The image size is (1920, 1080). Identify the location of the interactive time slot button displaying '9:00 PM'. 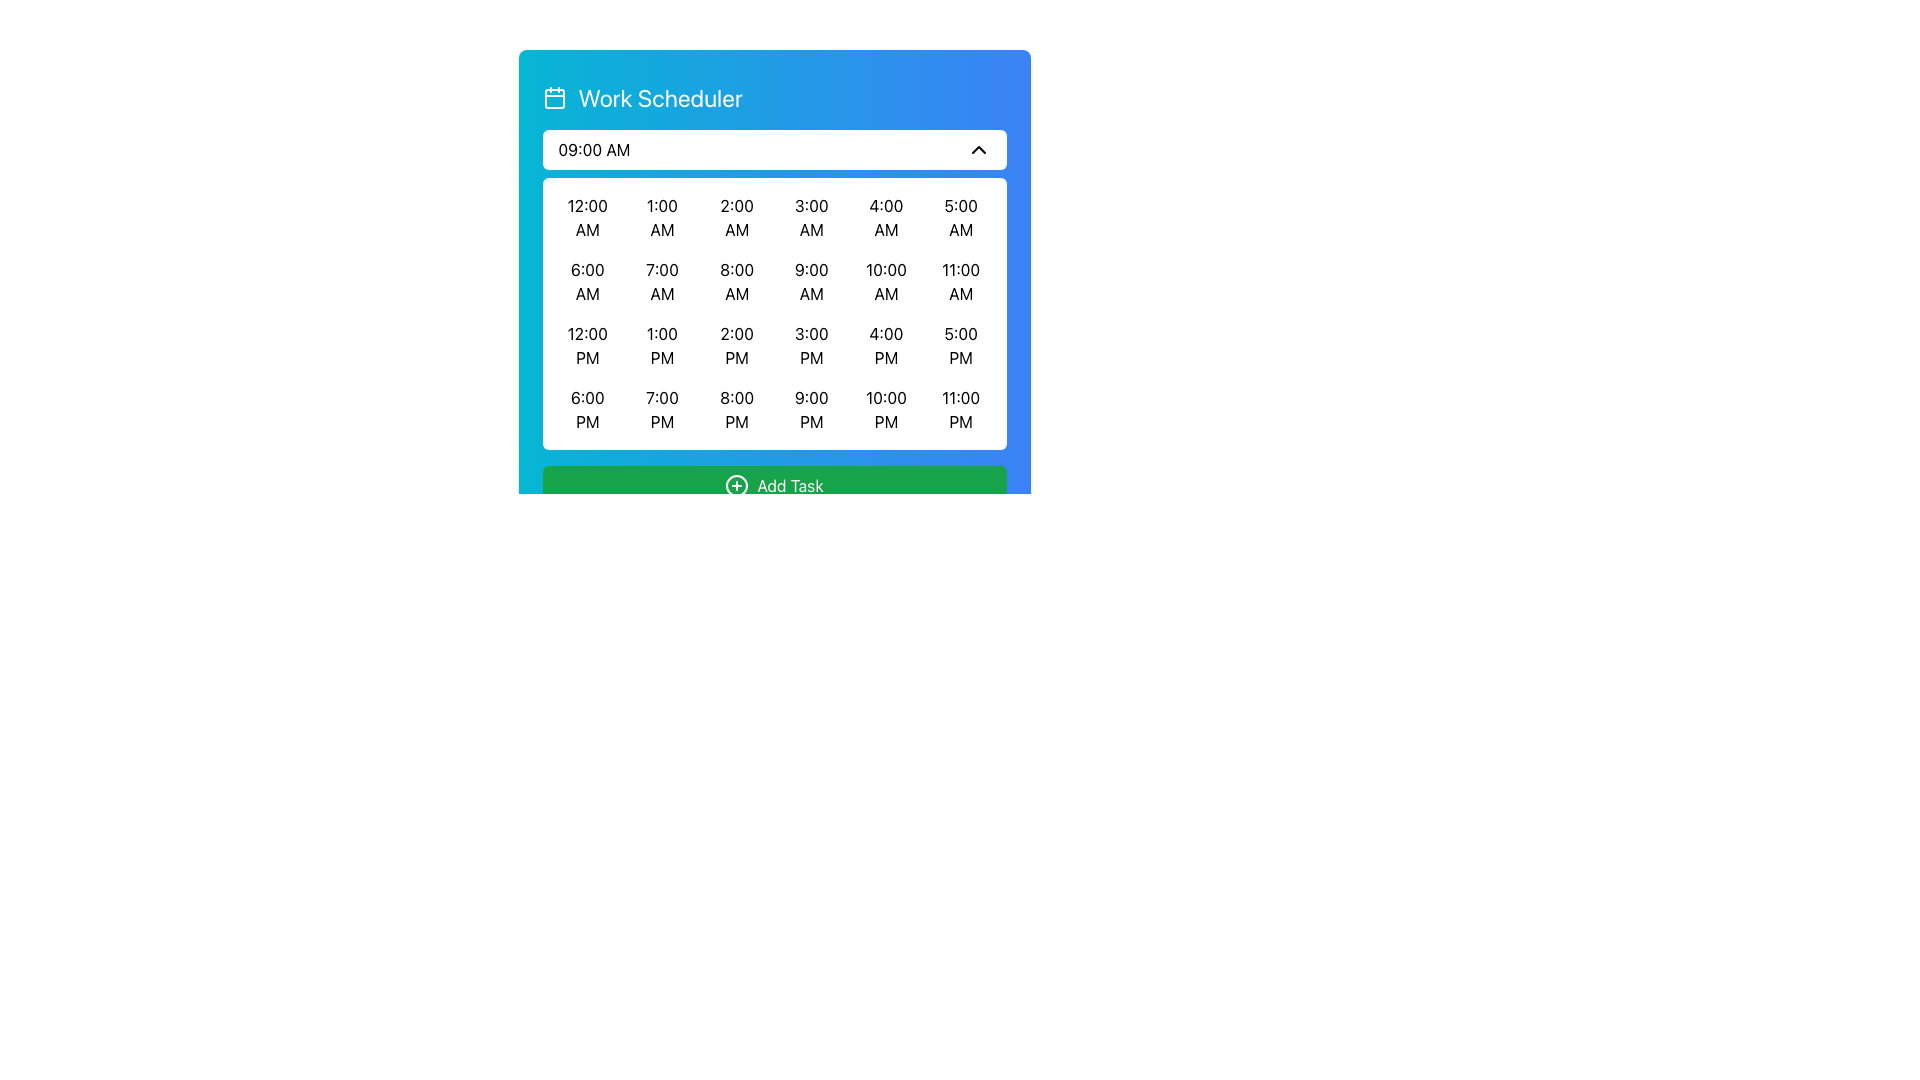
(811, 408).